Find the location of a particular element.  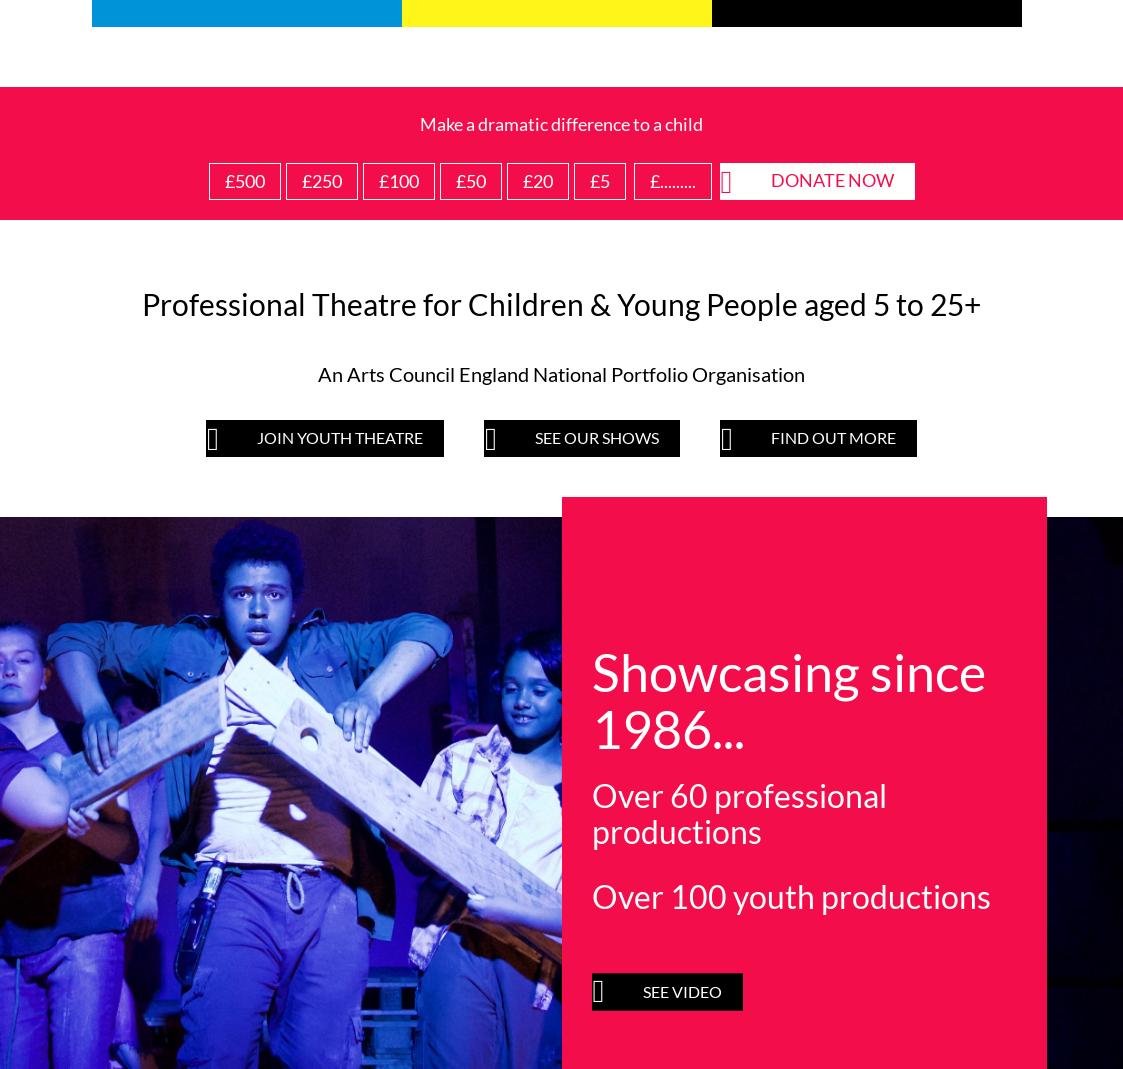

'£.........' is located at coordinates (648, 180).